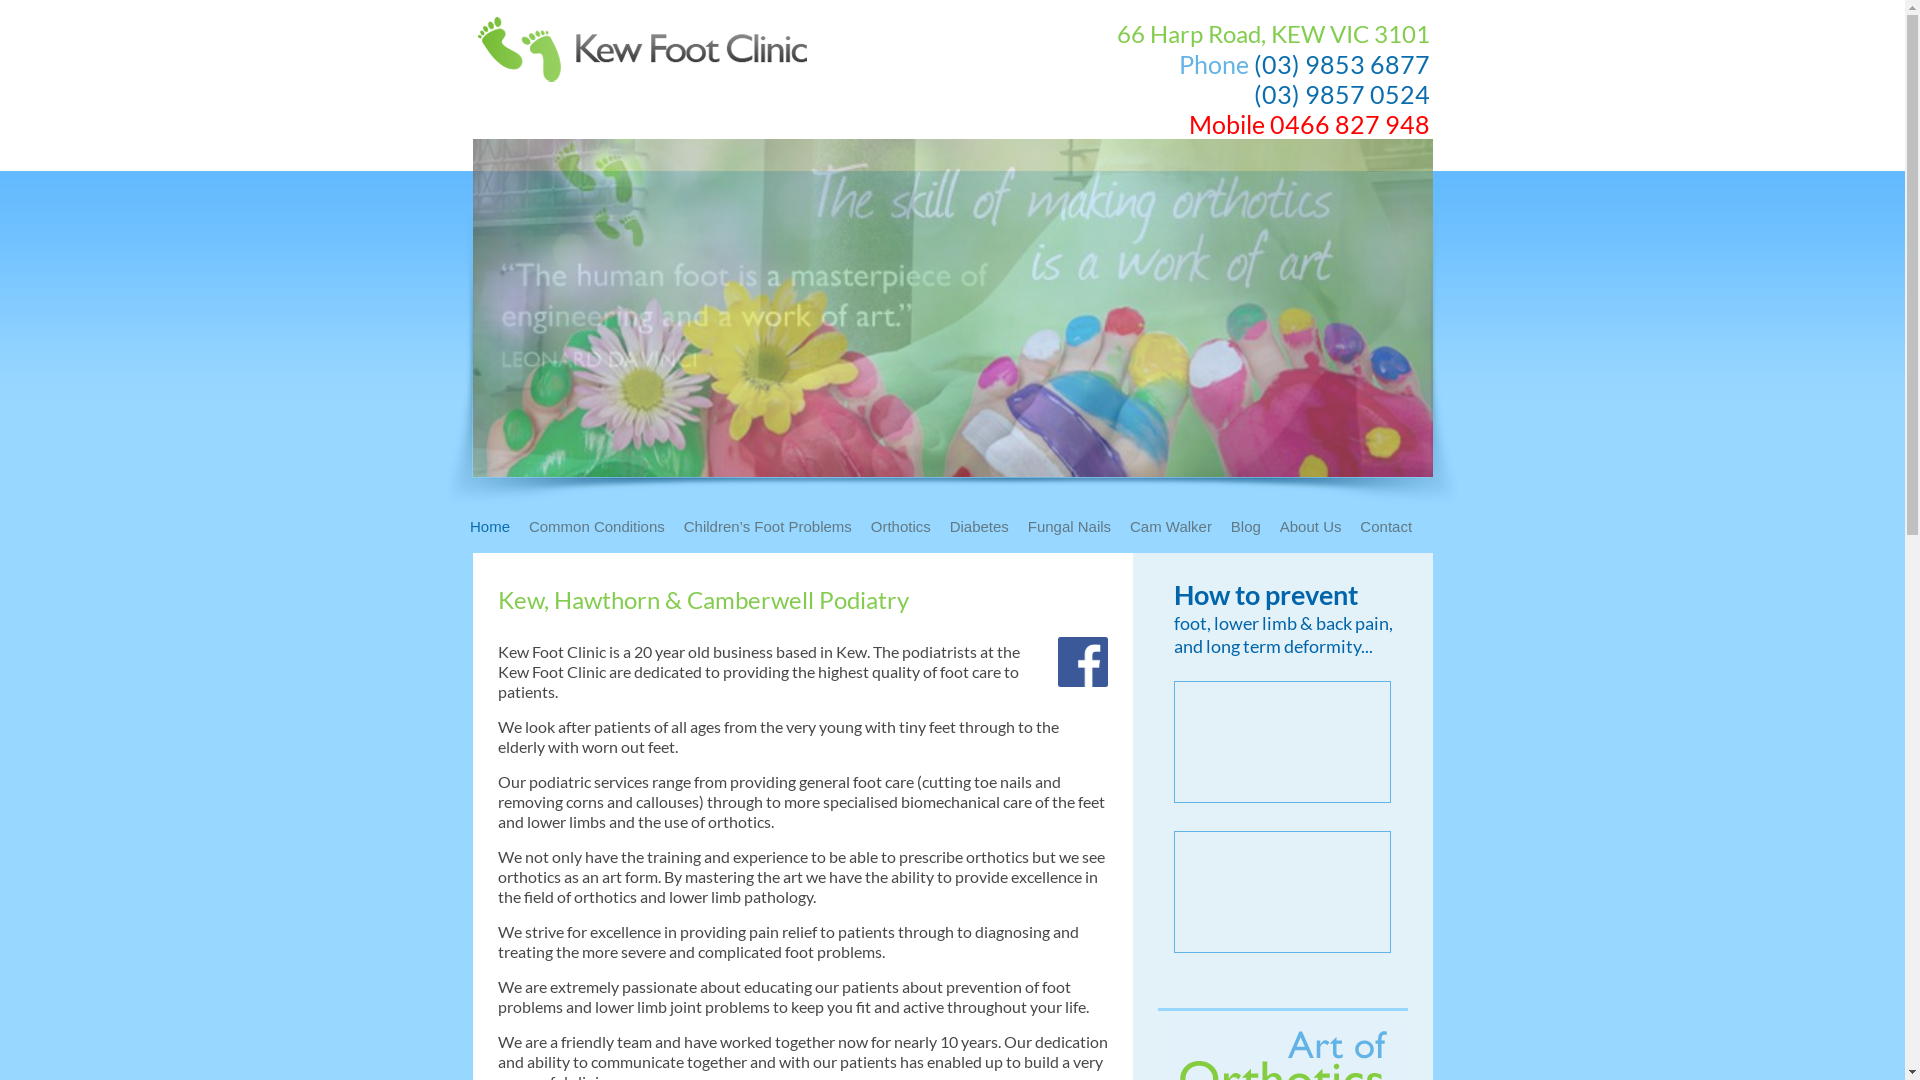 This screenshot has height=1080, width=1920. I want to click on 'Fungal Nails', so click(1075, 531).